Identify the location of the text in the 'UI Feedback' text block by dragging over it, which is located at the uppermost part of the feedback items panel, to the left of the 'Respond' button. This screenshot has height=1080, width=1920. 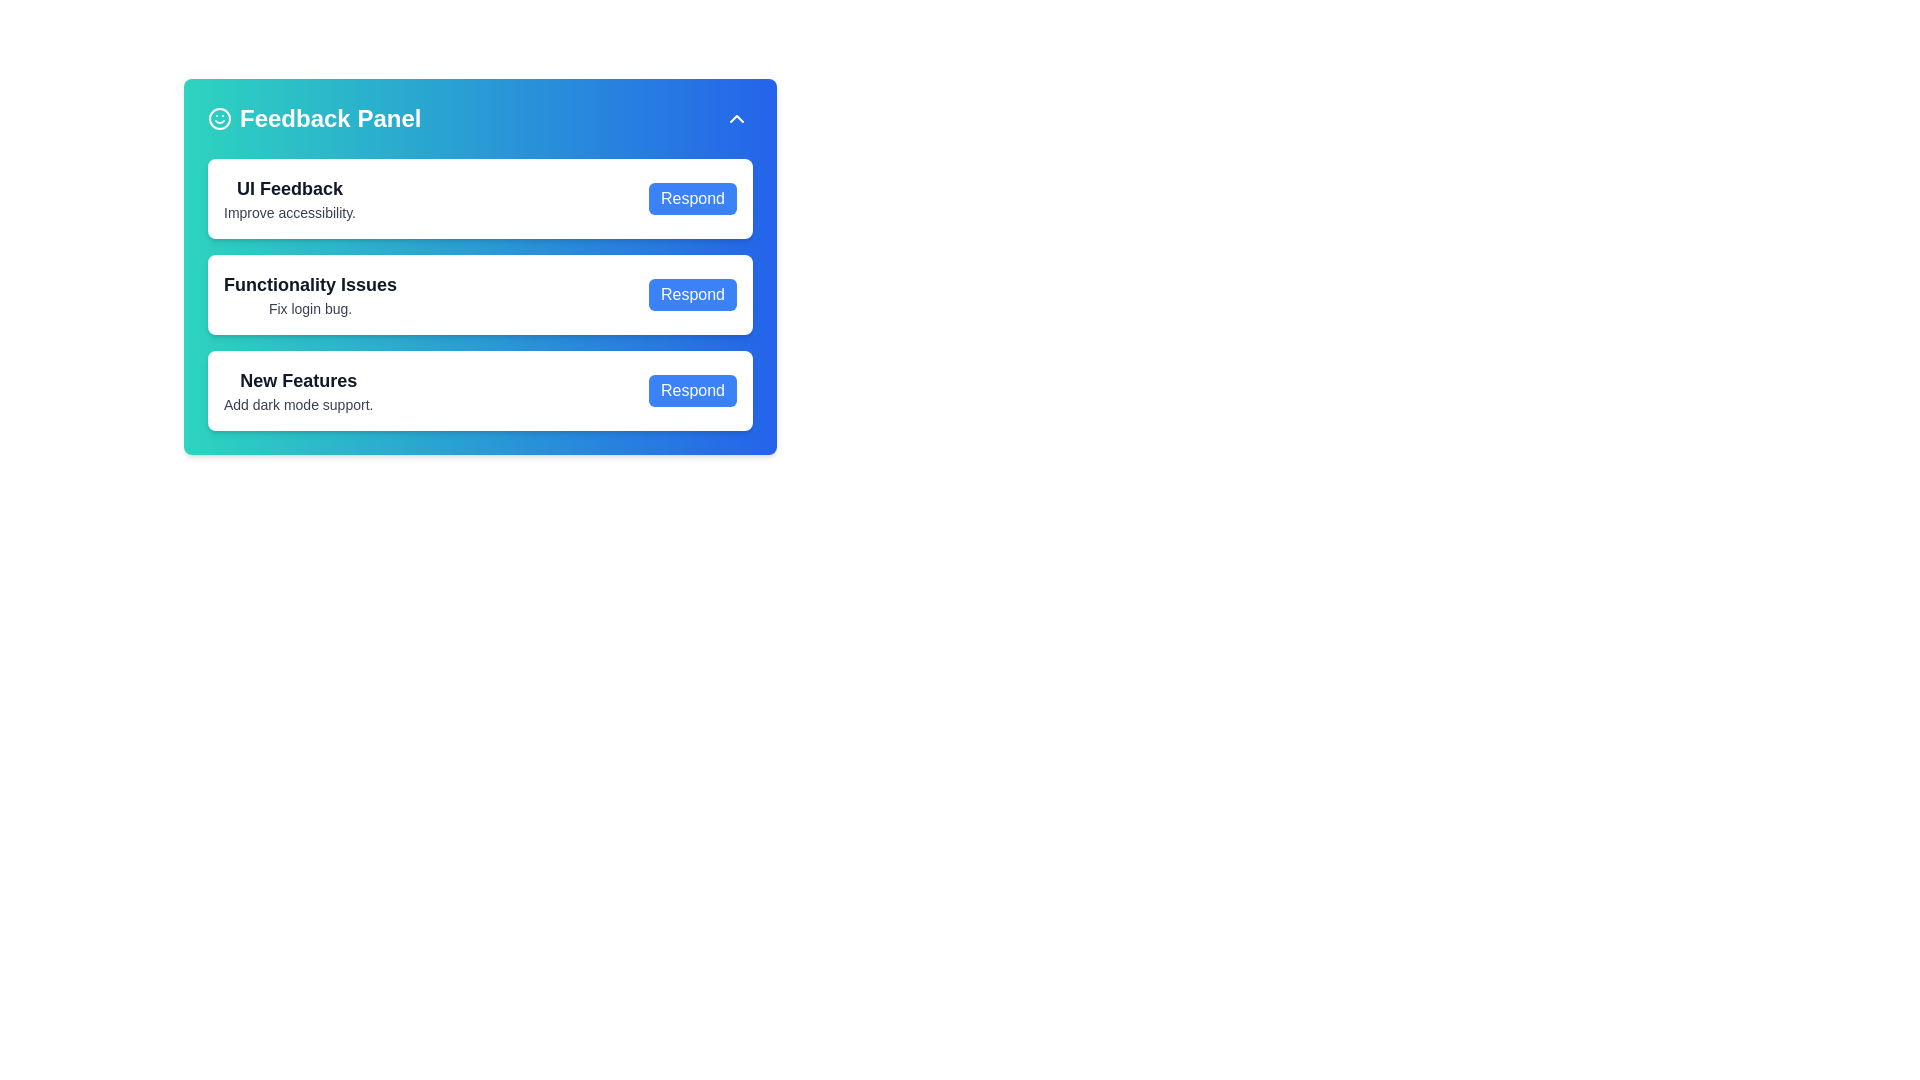
(288, 199).